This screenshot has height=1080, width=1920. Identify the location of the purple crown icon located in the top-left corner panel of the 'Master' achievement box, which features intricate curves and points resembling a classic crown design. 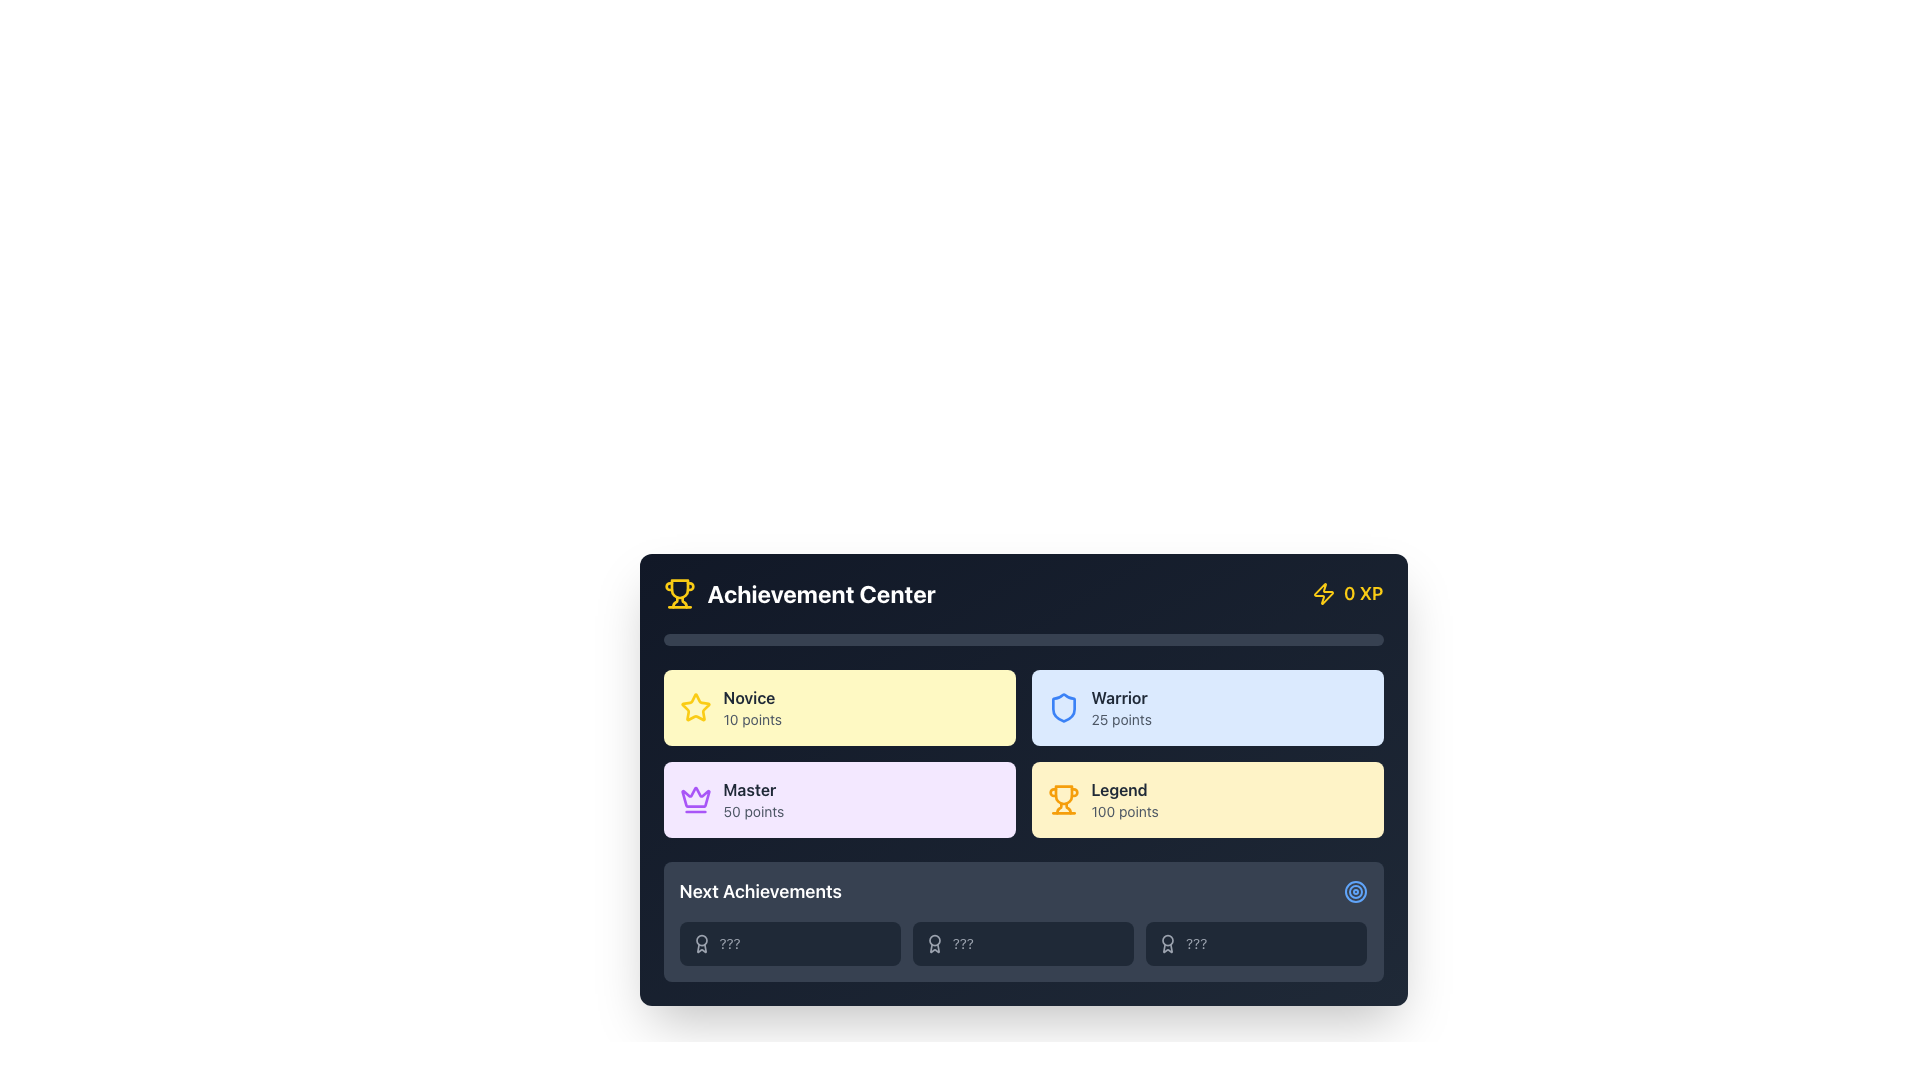
(695, 796).